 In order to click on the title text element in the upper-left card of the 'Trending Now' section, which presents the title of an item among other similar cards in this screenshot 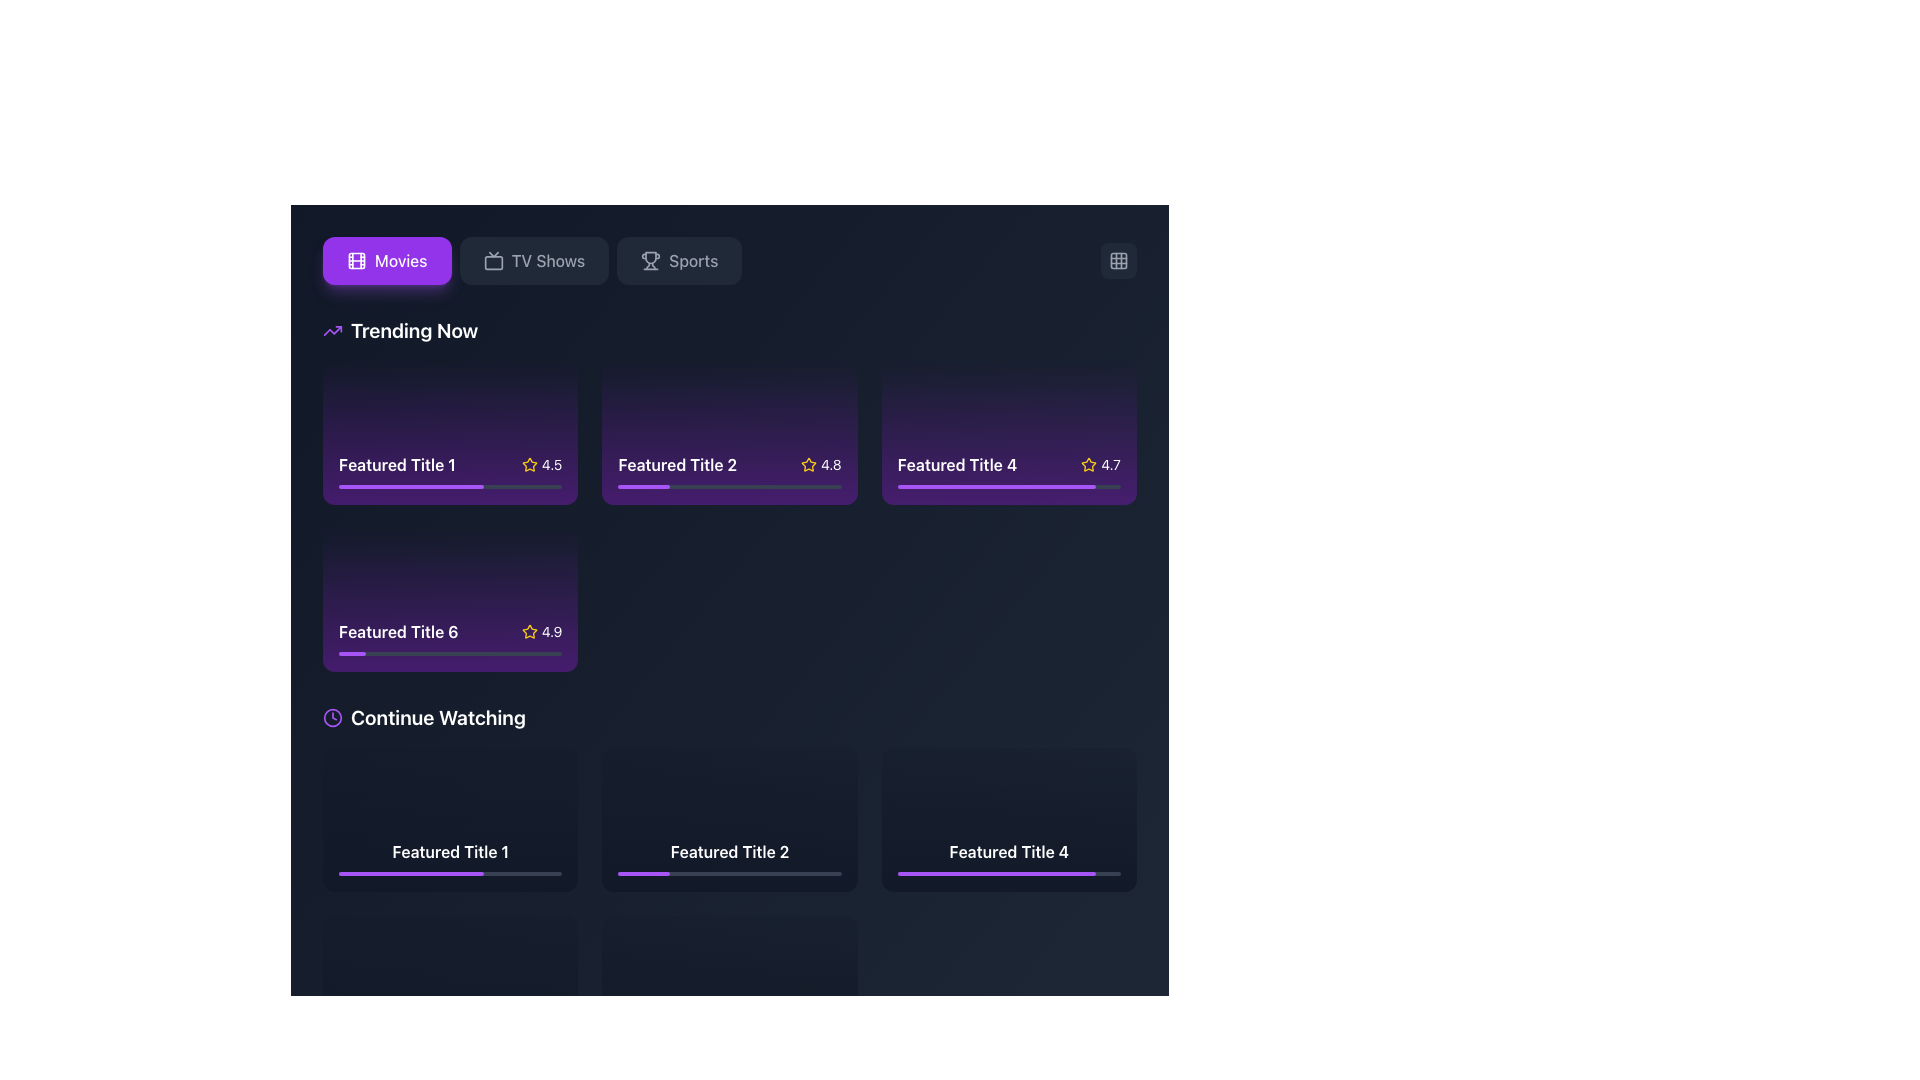, I will do `click(397, 464)`.